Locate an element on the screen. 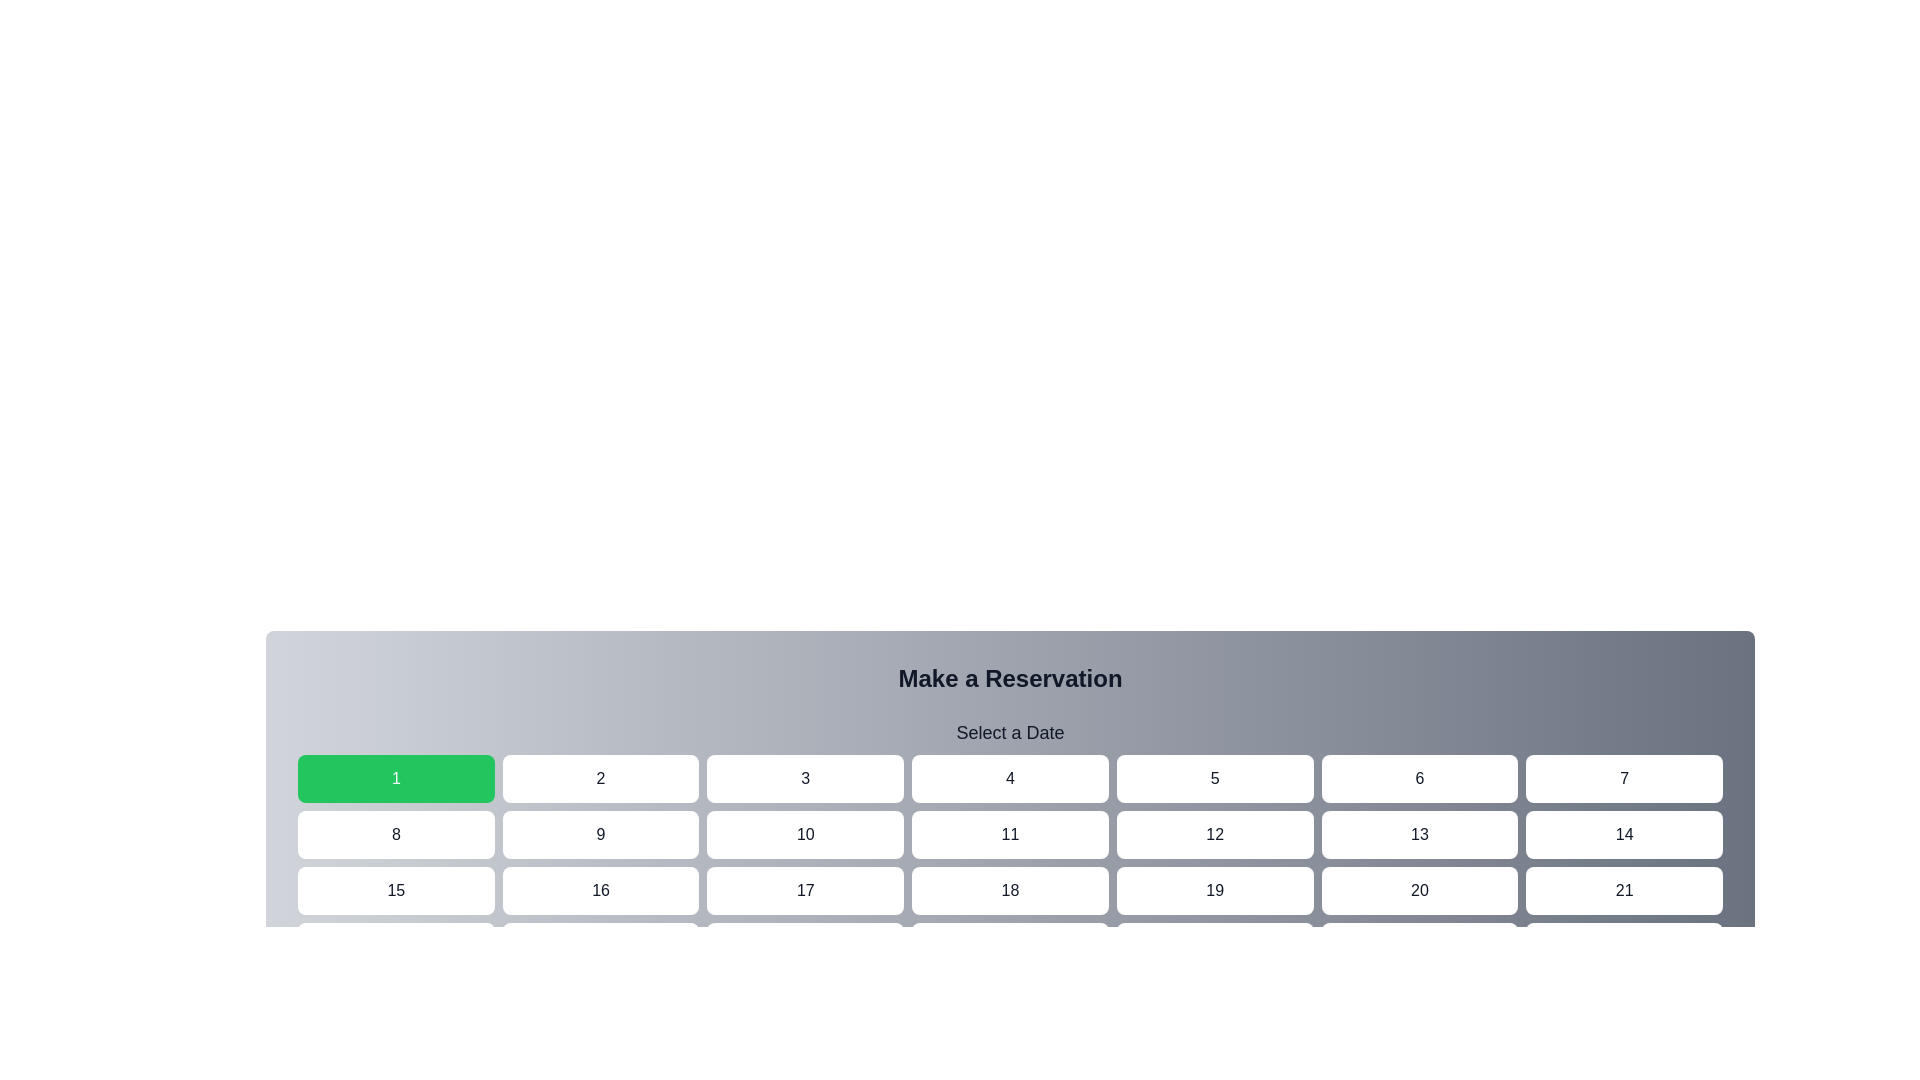 The width and height of the screenshot is (1920, 1080). the 10th button in the 'Make a Reservation' grid layout is located at coordinates (805, 834).